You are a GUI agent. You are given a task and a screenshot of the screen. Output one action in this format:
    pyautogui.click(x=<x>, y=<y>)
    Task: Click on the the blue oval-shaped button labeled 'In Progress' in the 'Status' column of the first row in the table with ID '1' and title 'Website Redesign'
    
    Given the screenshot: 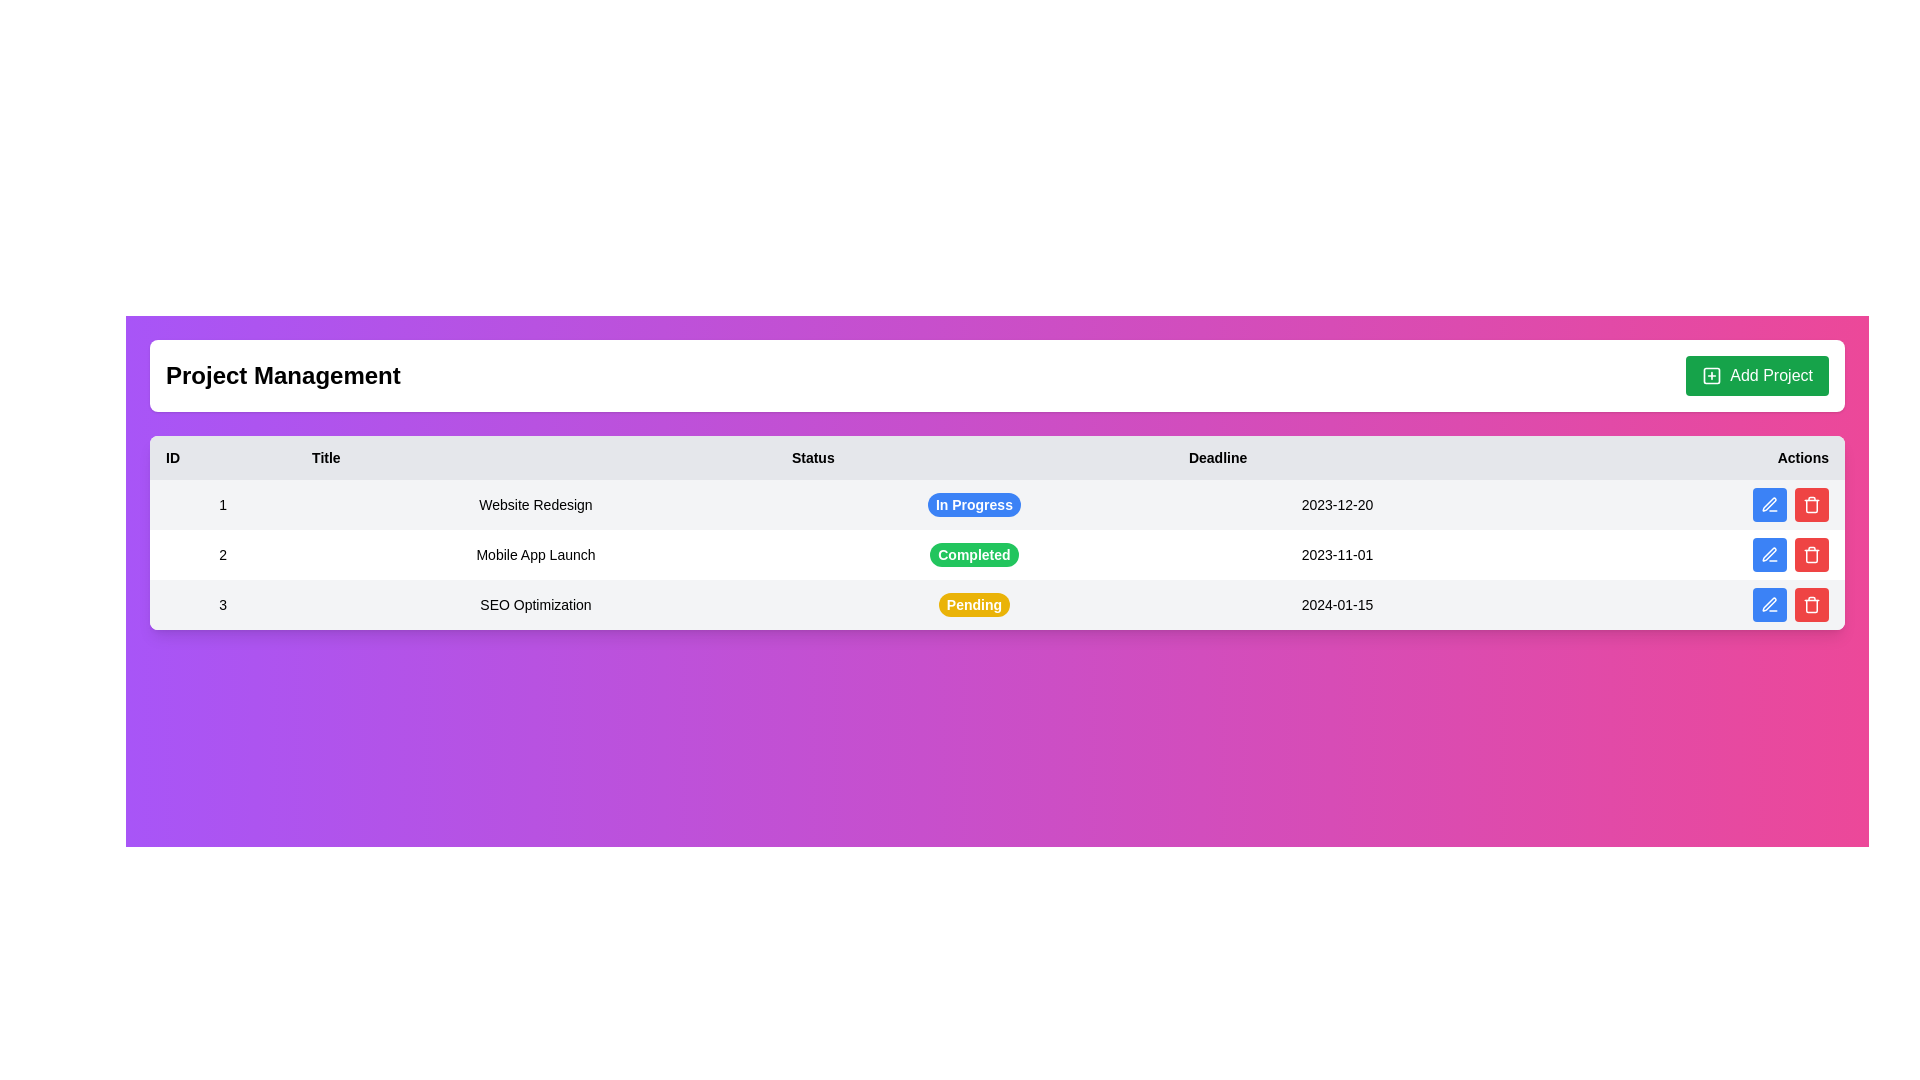 What is the action you would take?
    pyautogui.click(x=974, y=504)
    